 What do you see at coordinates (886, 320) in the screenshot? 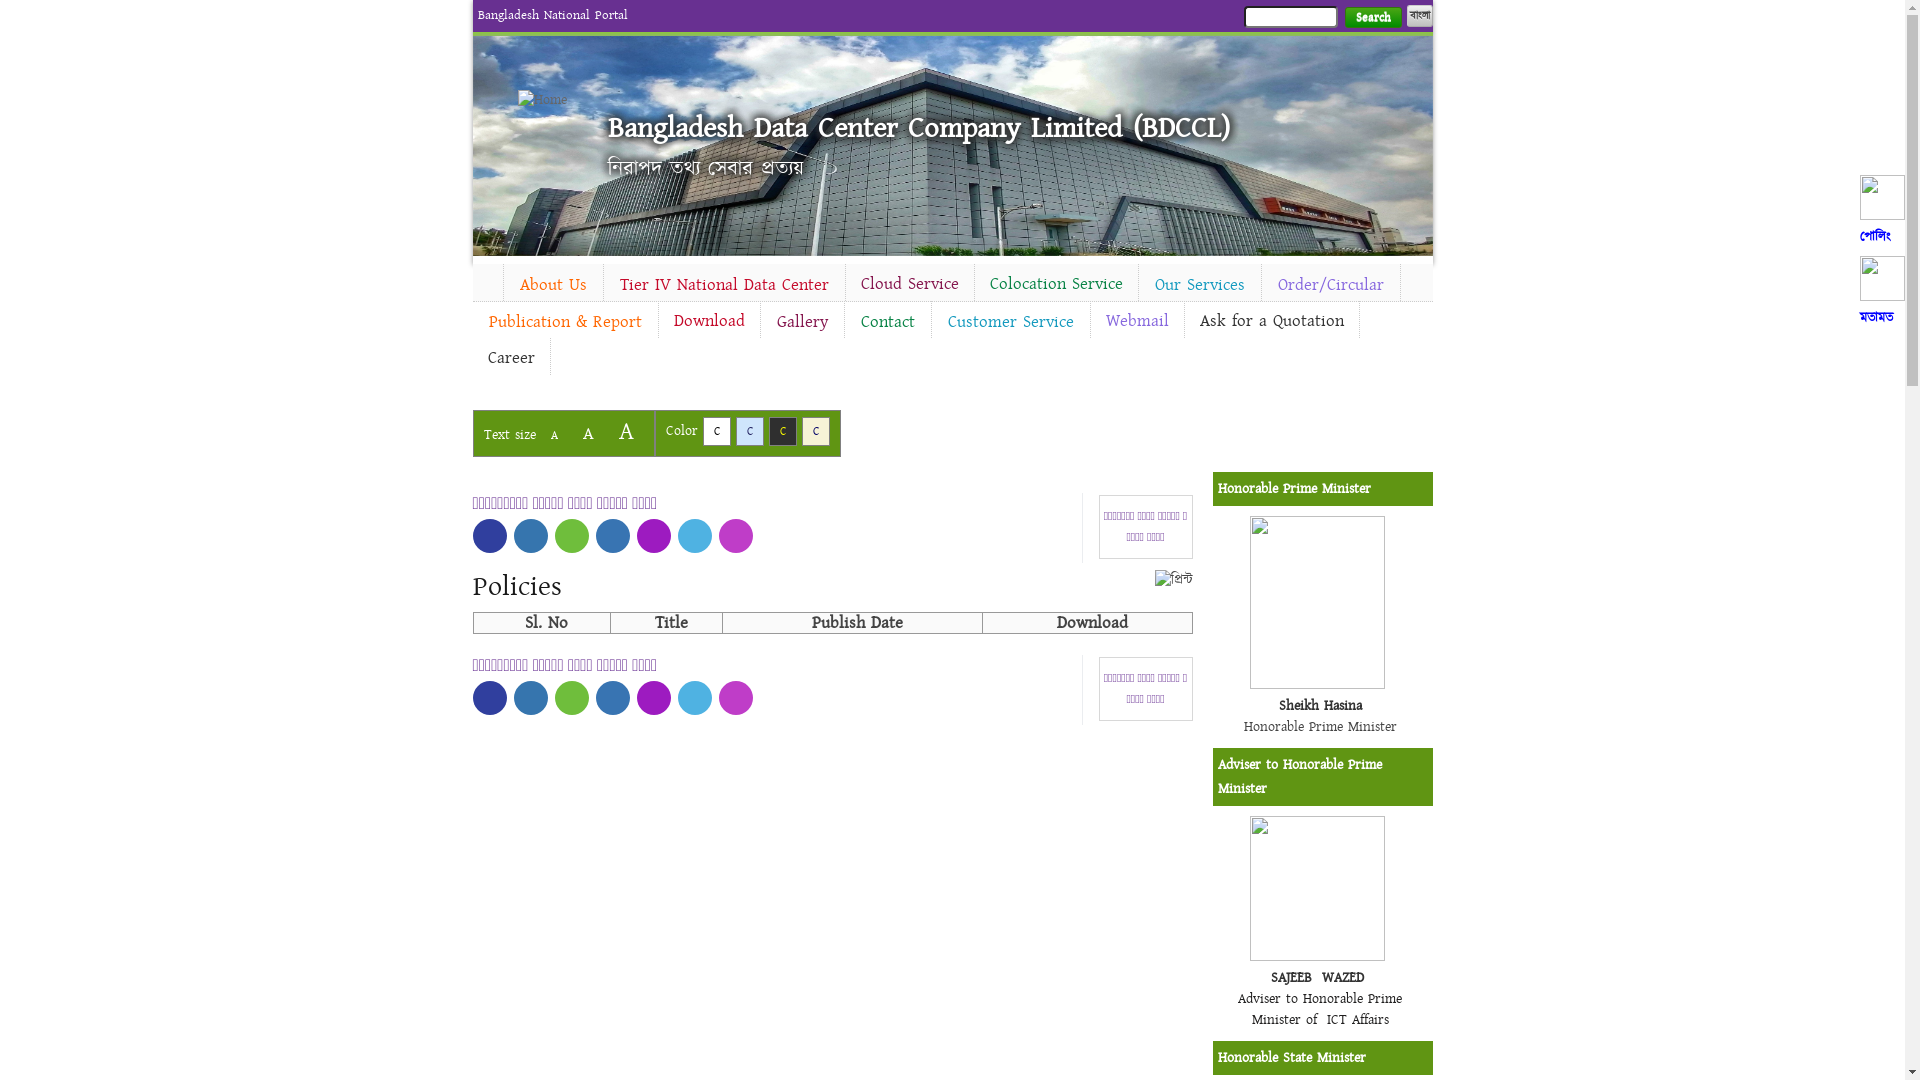
I see `'Contact'` at bounding box center [886, 320].